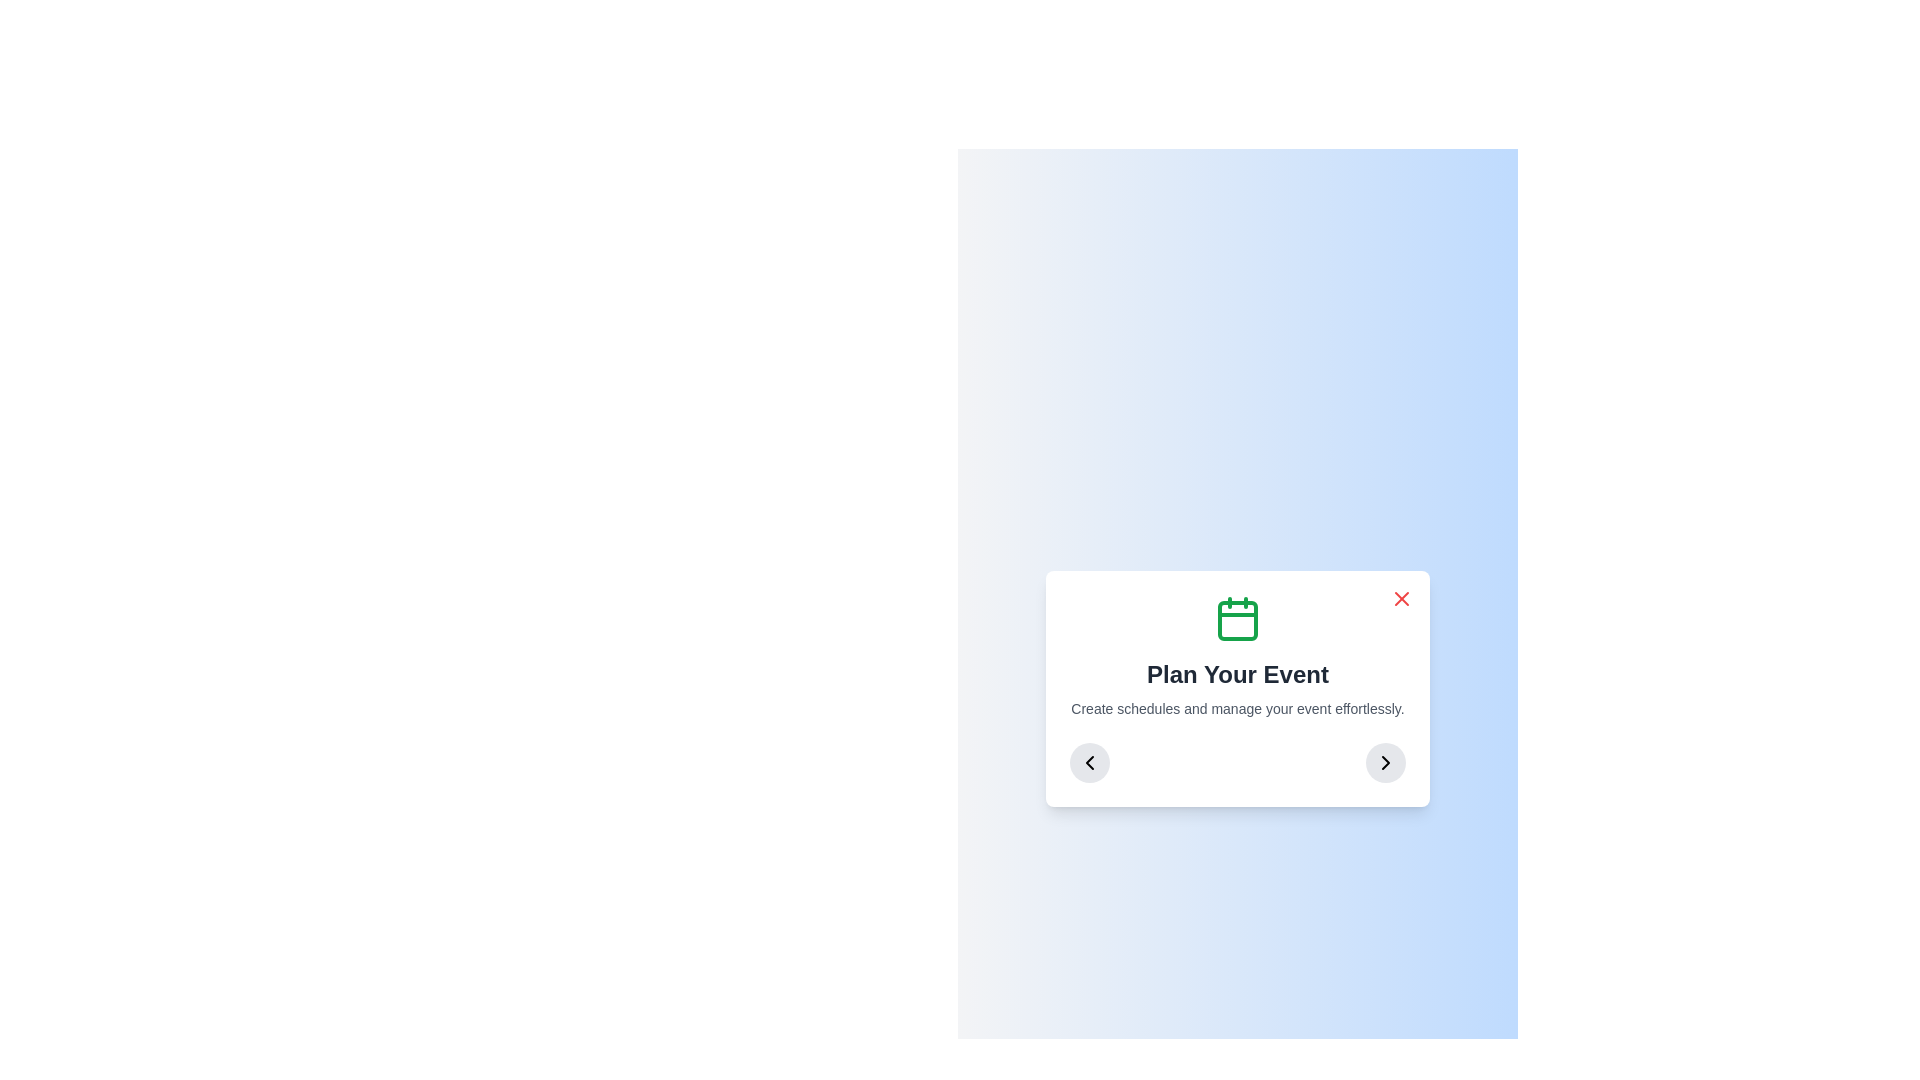  What do you see at coordinates (1400, 597) in the screenshot?
I see `the red 'X' button located at the top-right corner of the dialog box to observe the hover effect` at bounding box center [1400, 597].